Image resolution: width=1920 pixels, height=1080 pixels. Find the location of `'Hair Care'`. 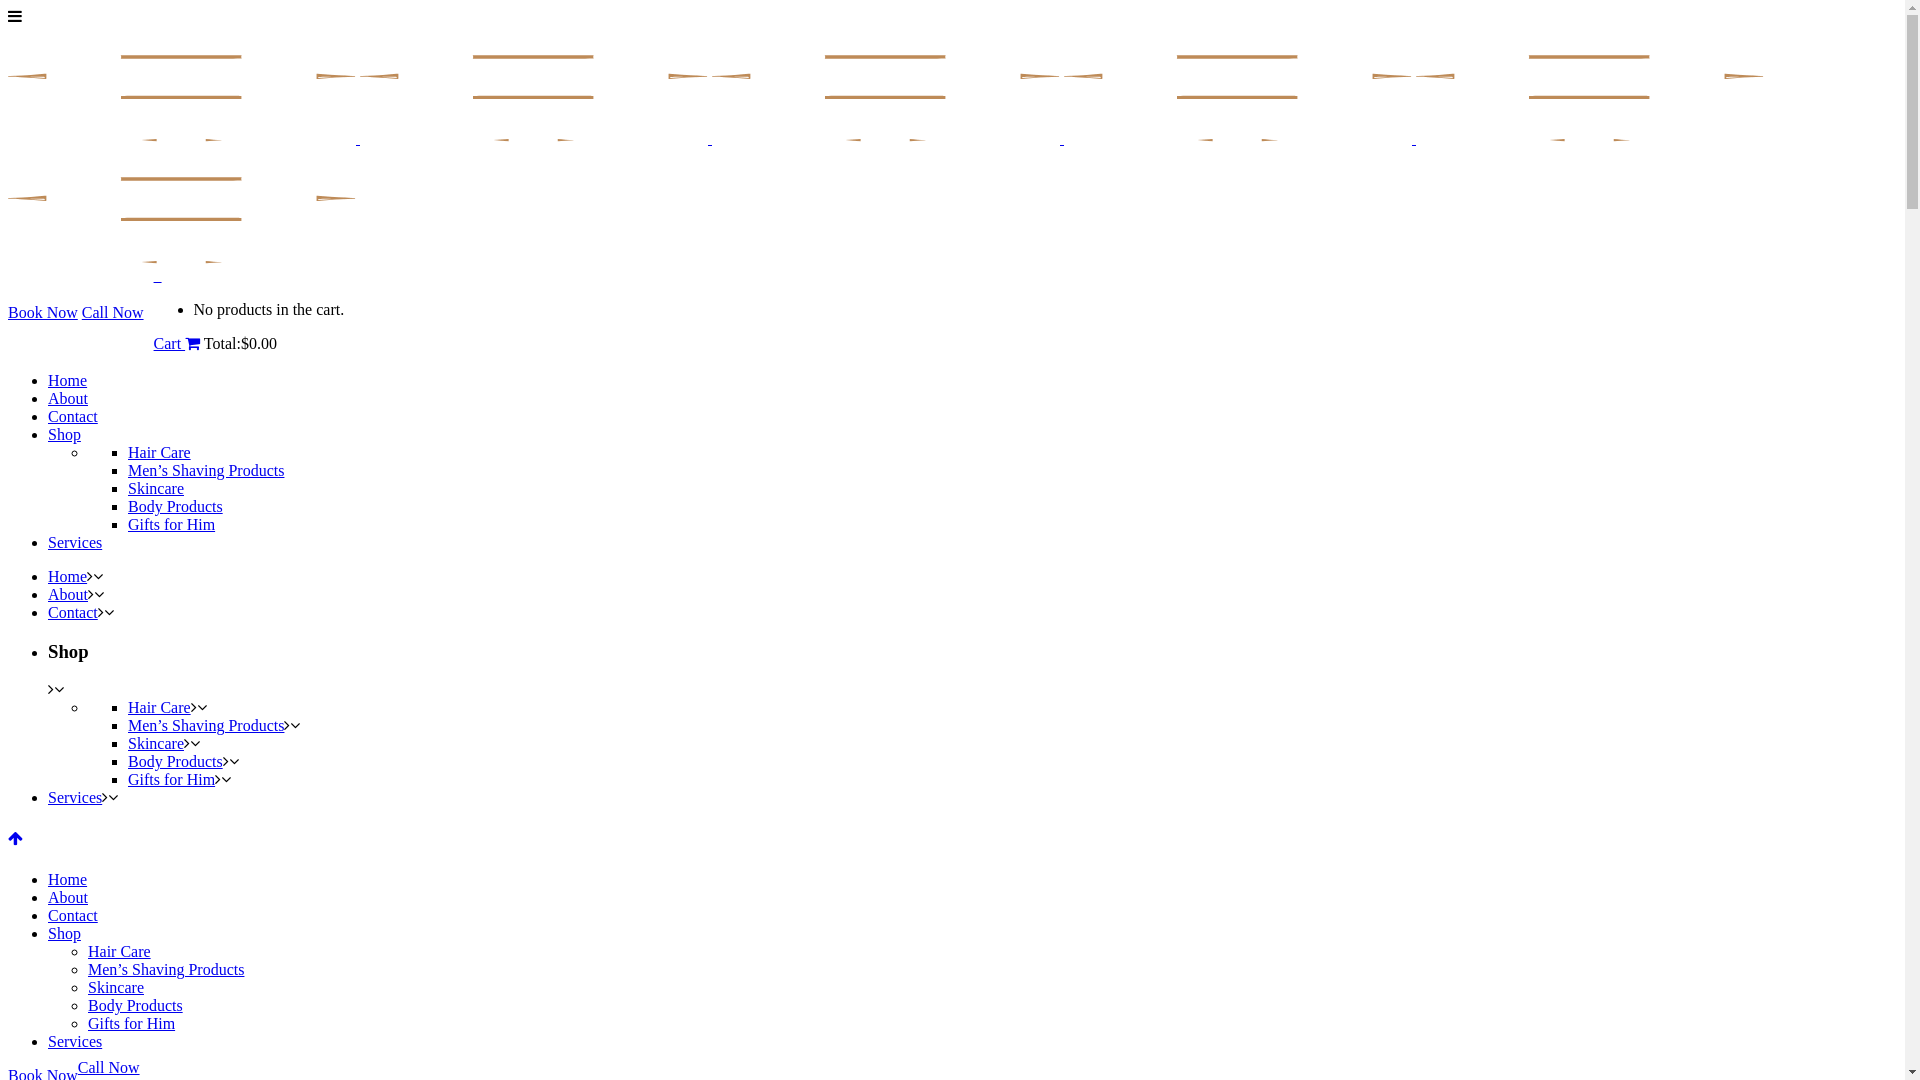

'Hair Care' is located at coordinates (118, 950).